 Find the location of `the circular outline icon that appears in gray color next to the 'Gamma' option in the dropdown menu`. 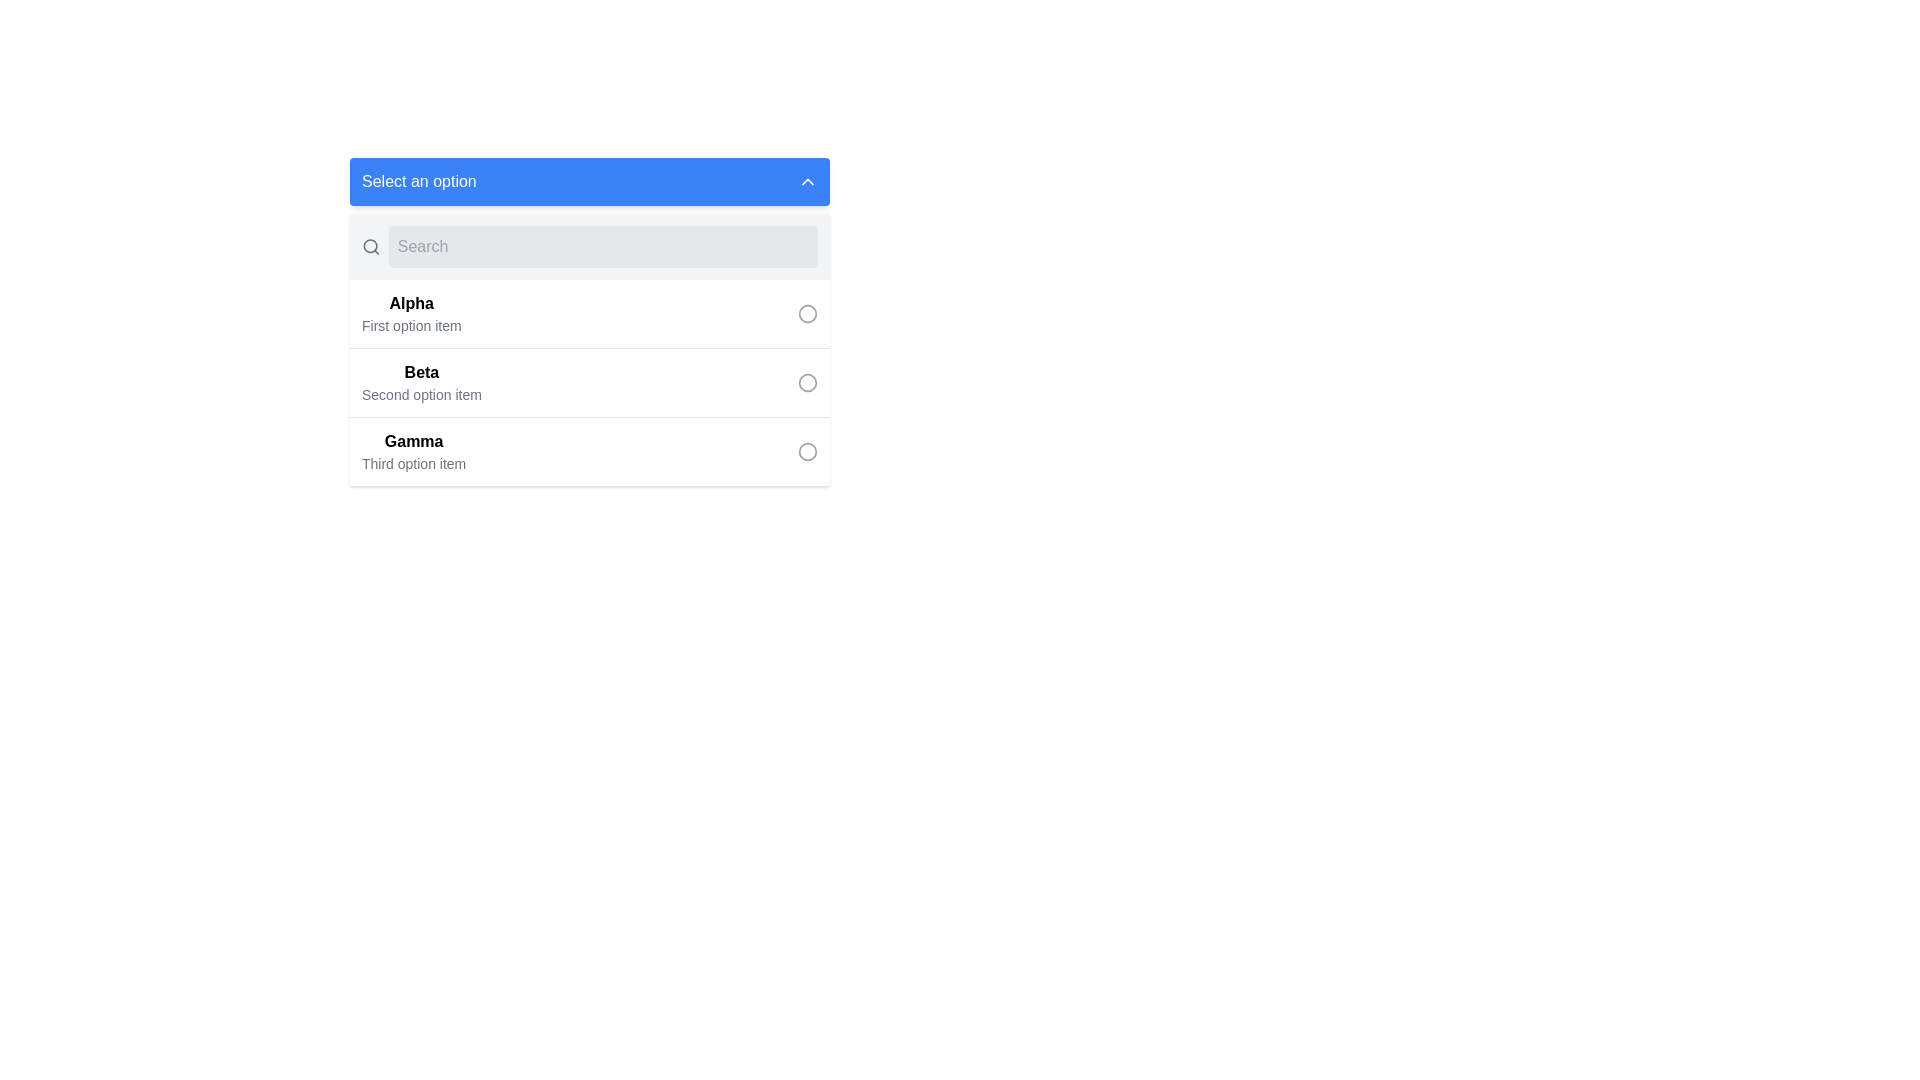

the circular outline icon that appears in gray color next to the 'Gamma' option in the dropdown menu is located at coordinates (807, 451).